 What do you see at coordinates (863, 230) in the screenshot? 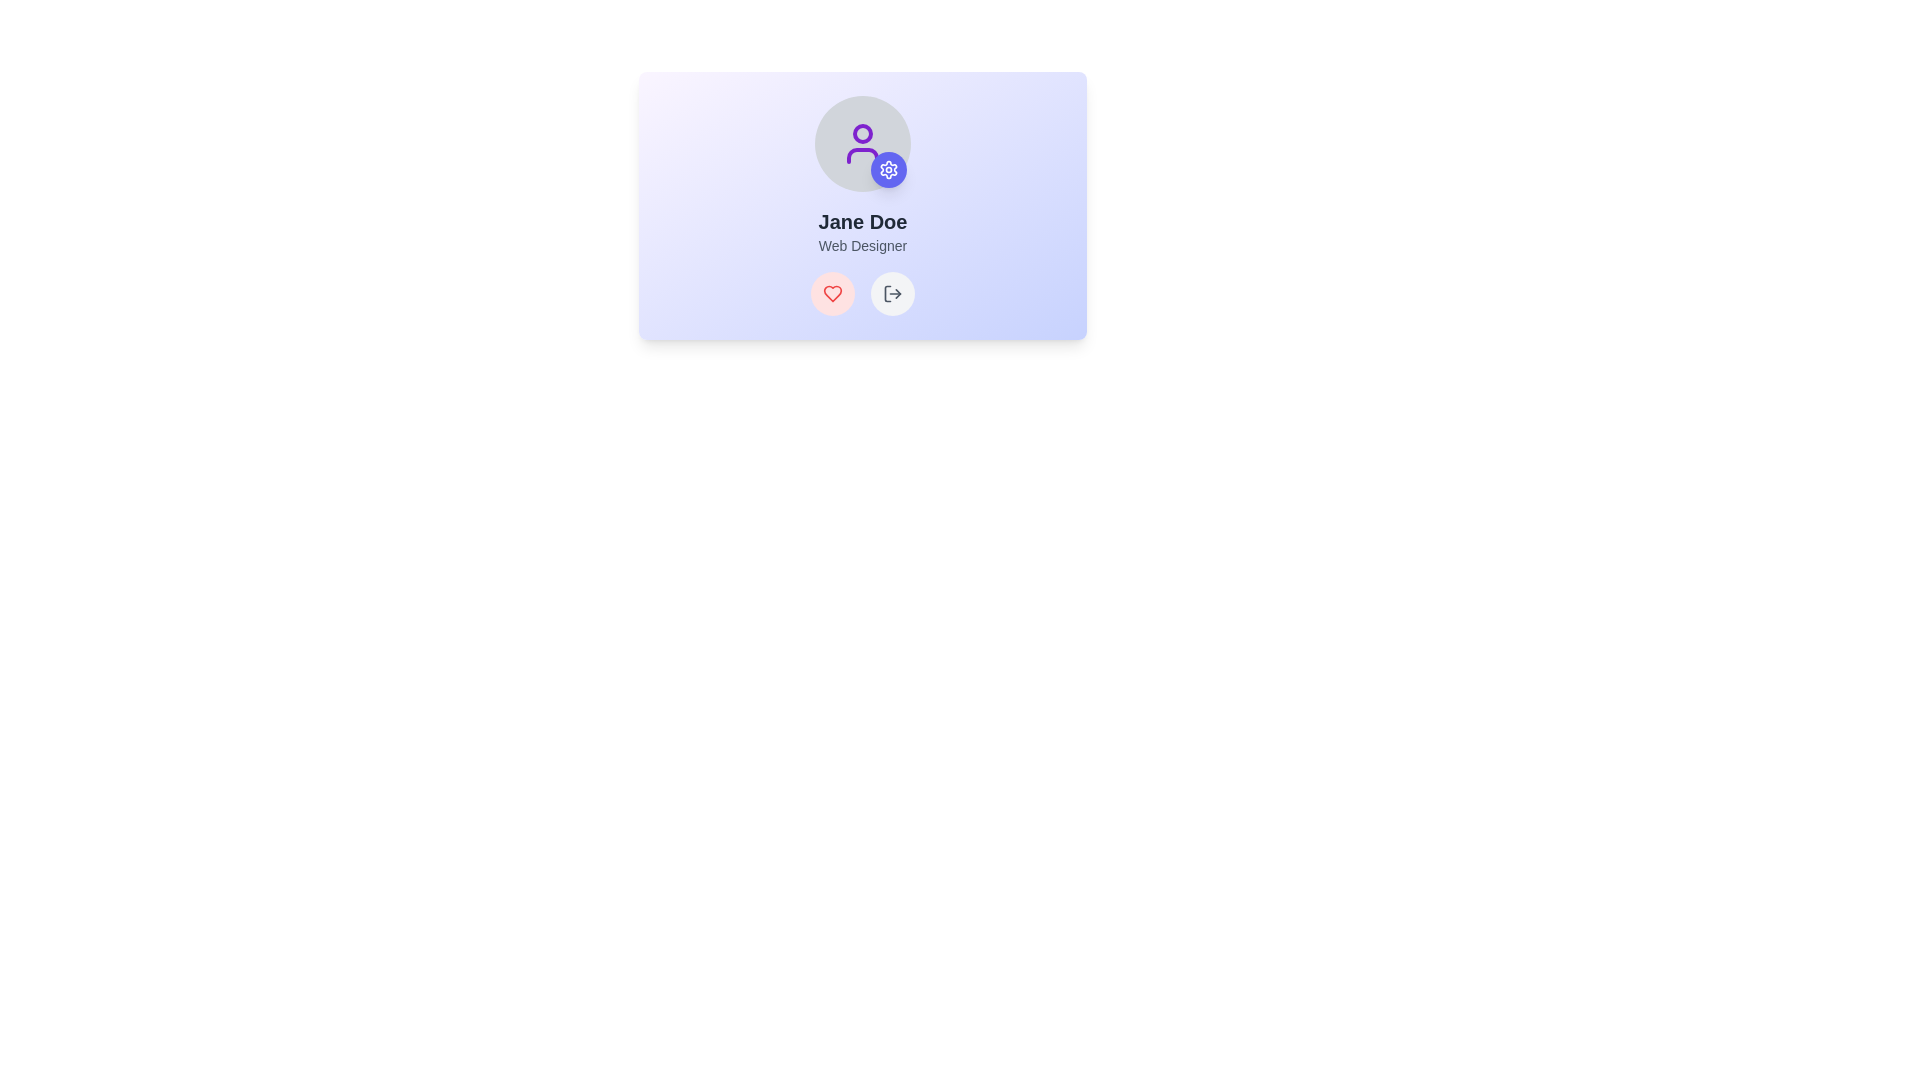
I see `centered header text displayed in the Text Display element, which is located below a circular icon and above a row of interactive buttons` at bounding box center [863, 230].